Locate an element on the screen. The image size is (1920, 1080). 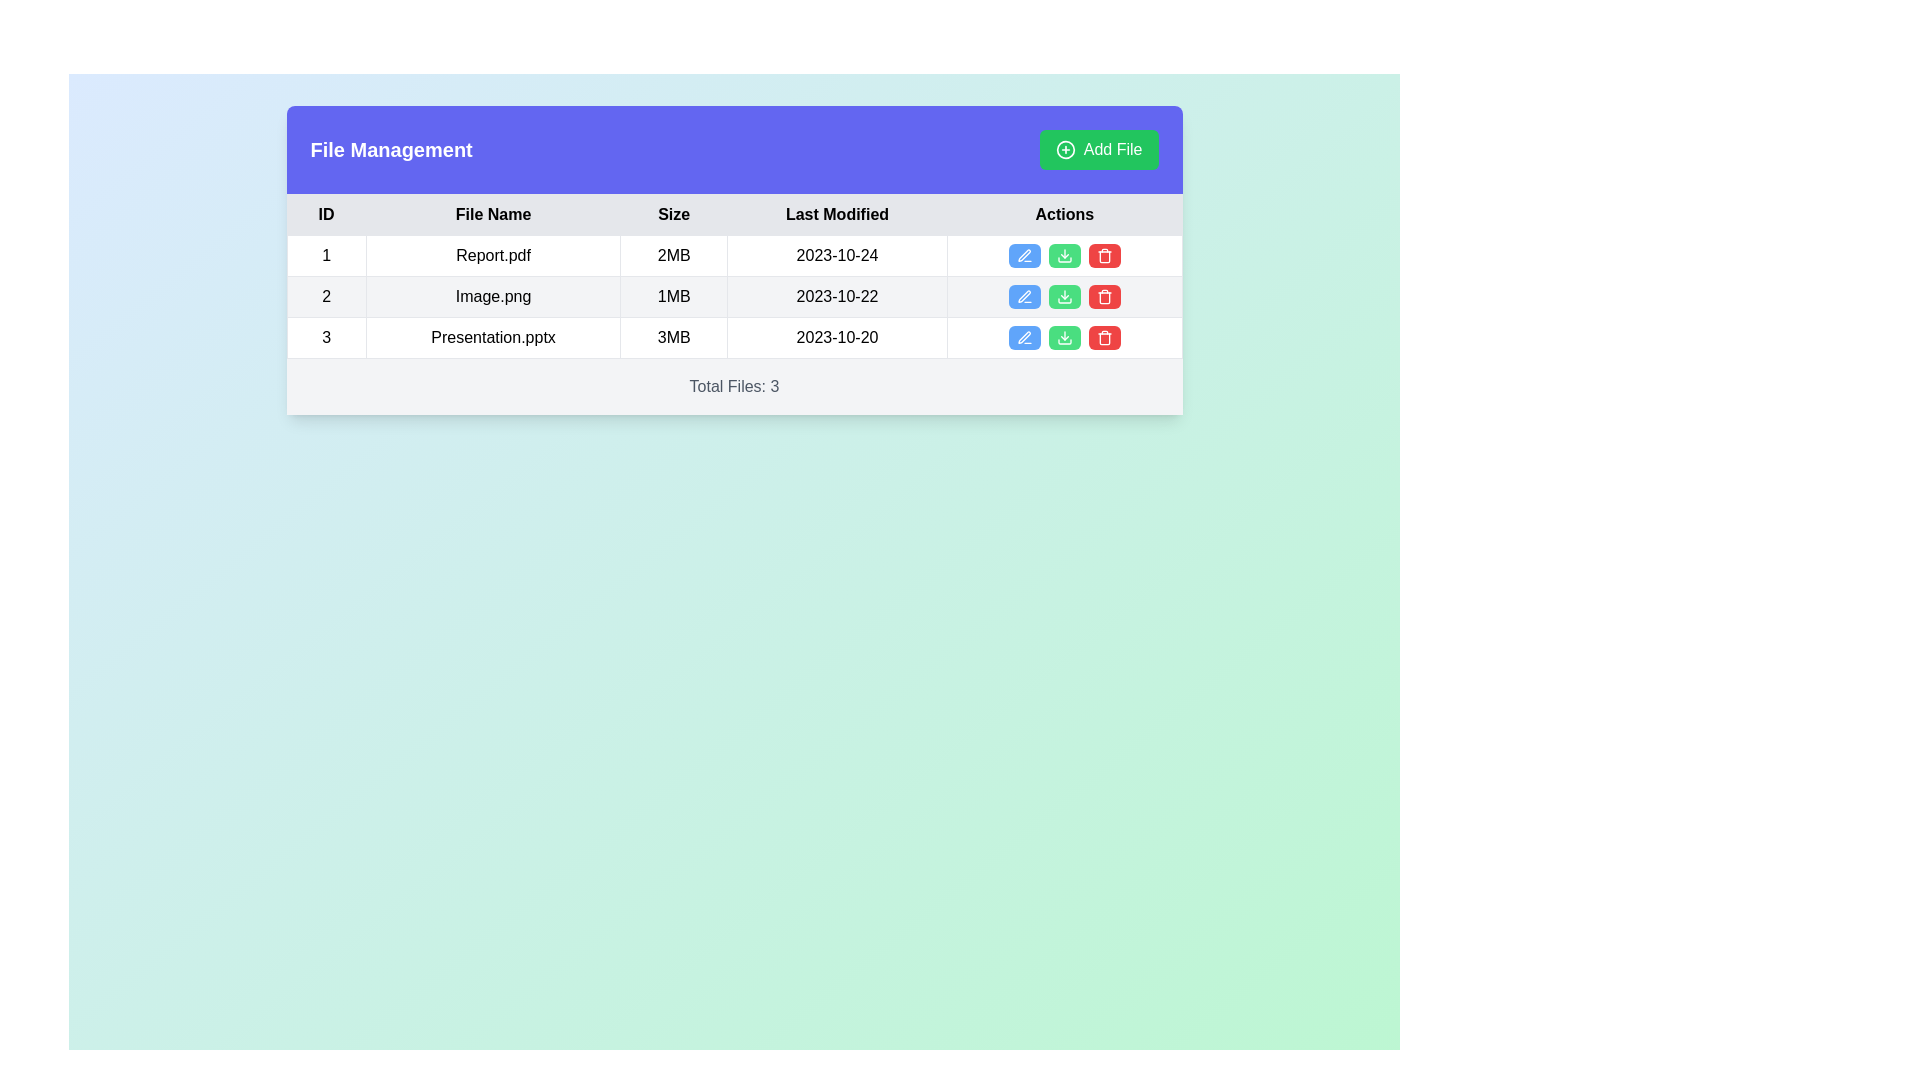
the first column header cell in the data table that marks the 'ID' field is located at coordinates (326, 215).